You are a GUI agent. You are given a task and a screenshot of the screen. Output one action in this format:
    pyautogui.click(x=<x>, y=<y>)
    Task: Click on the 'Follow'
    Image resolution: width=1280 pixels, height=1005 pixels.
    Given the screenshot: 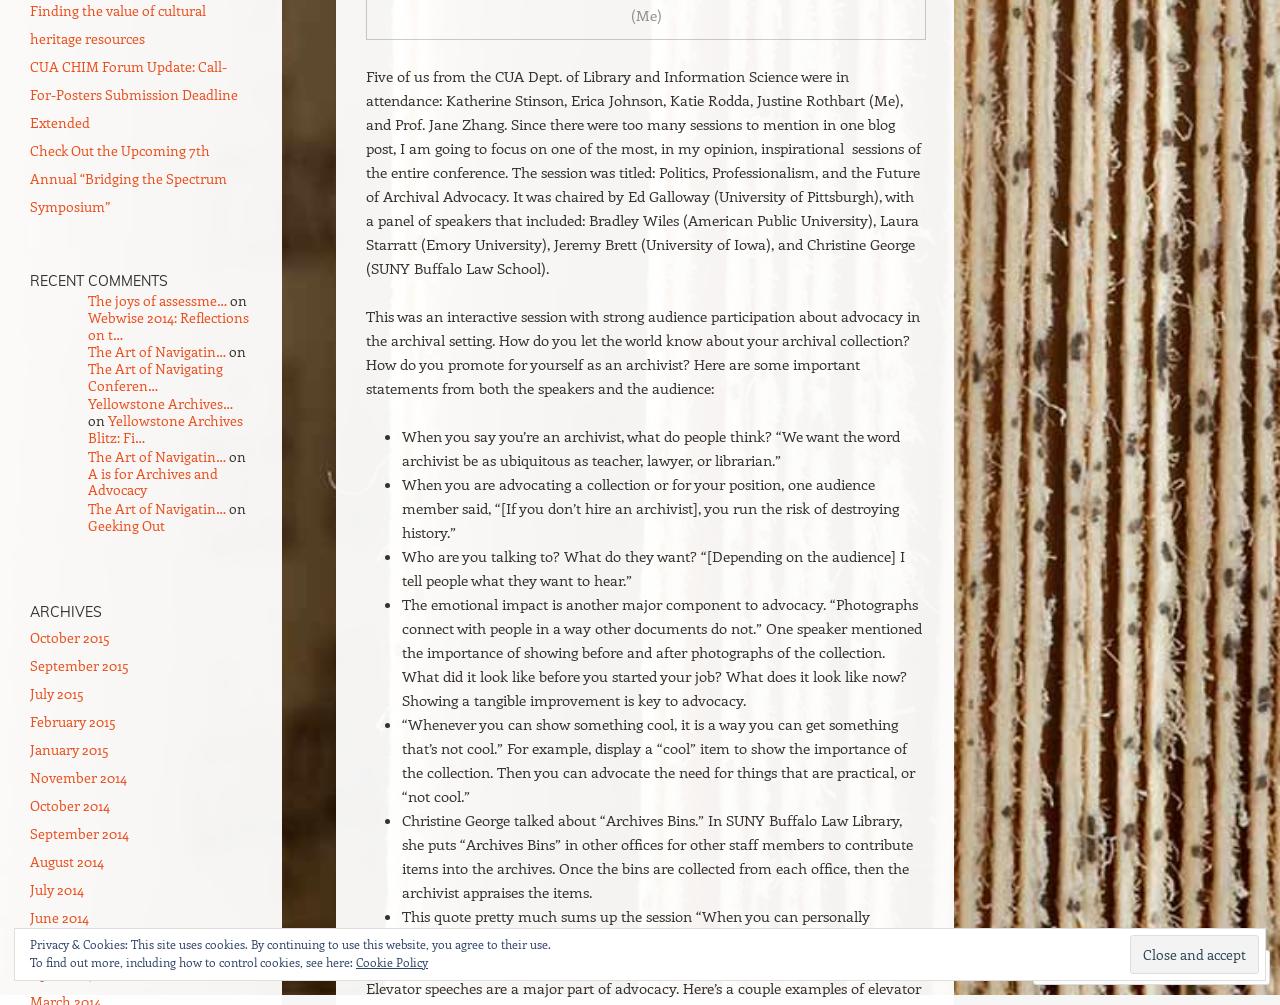 What is the action you would take?
    pyautogui.click(x=1180, y=966)
    